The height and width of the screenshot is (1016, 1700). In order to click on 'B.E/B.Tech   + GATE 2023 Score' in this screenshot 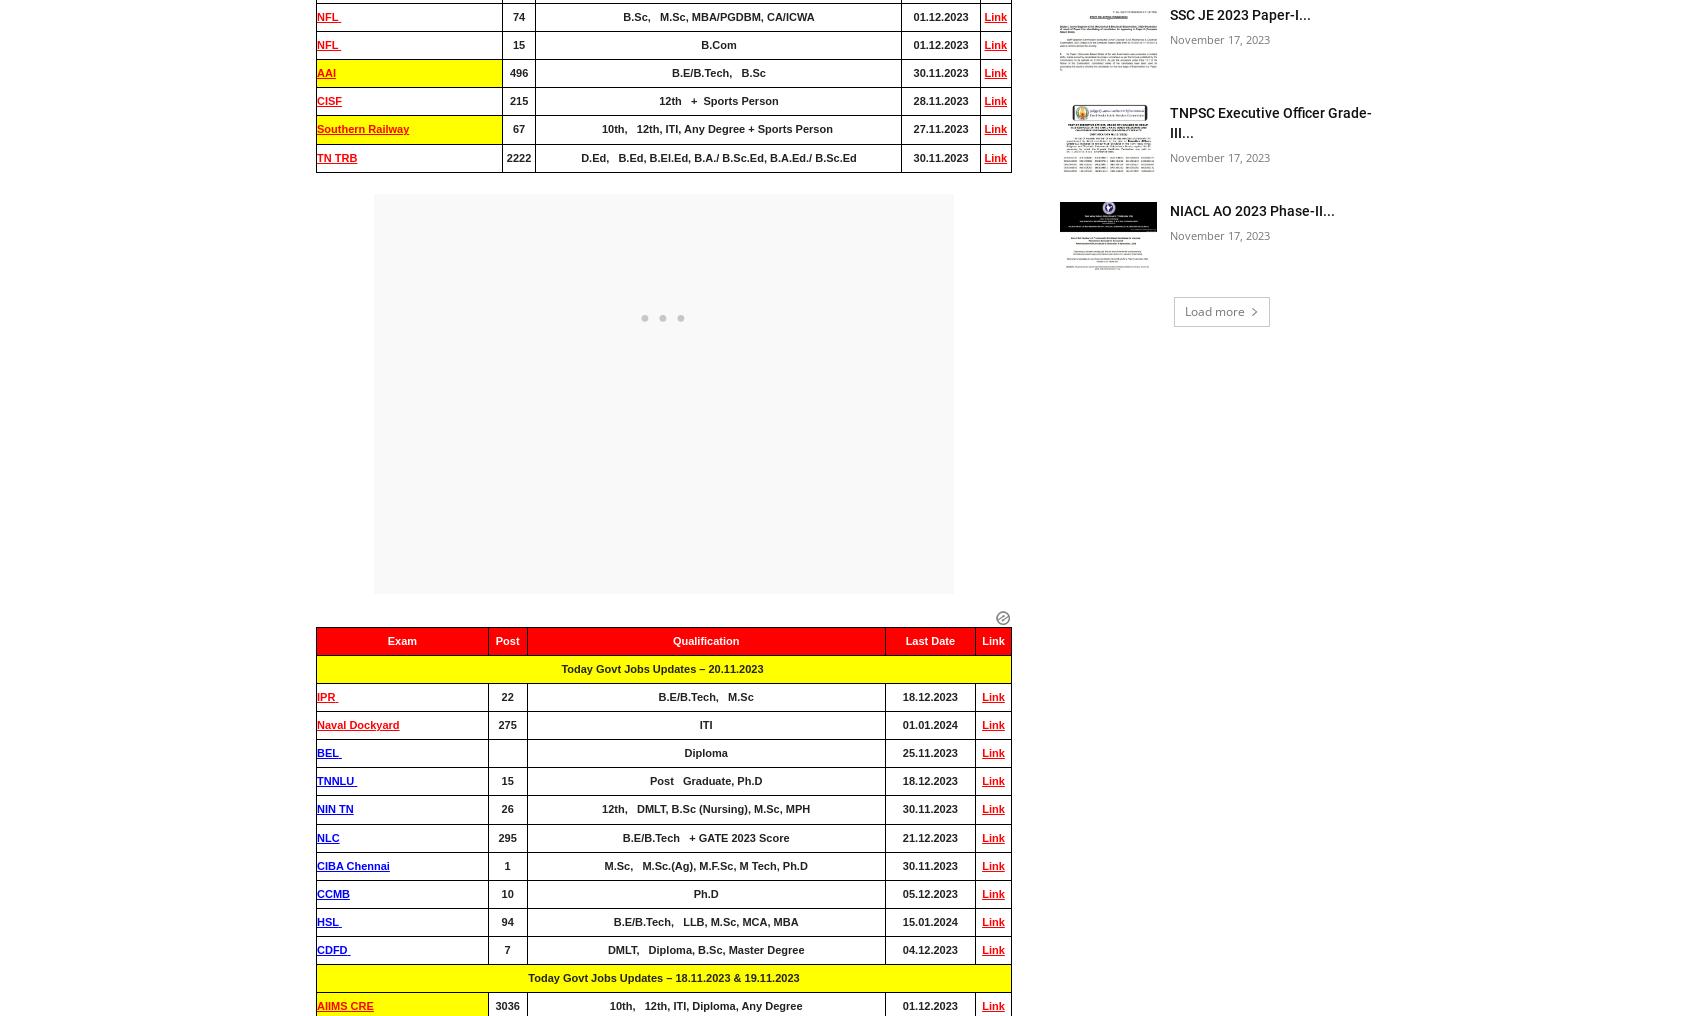, I will do `click(705, 836)`.